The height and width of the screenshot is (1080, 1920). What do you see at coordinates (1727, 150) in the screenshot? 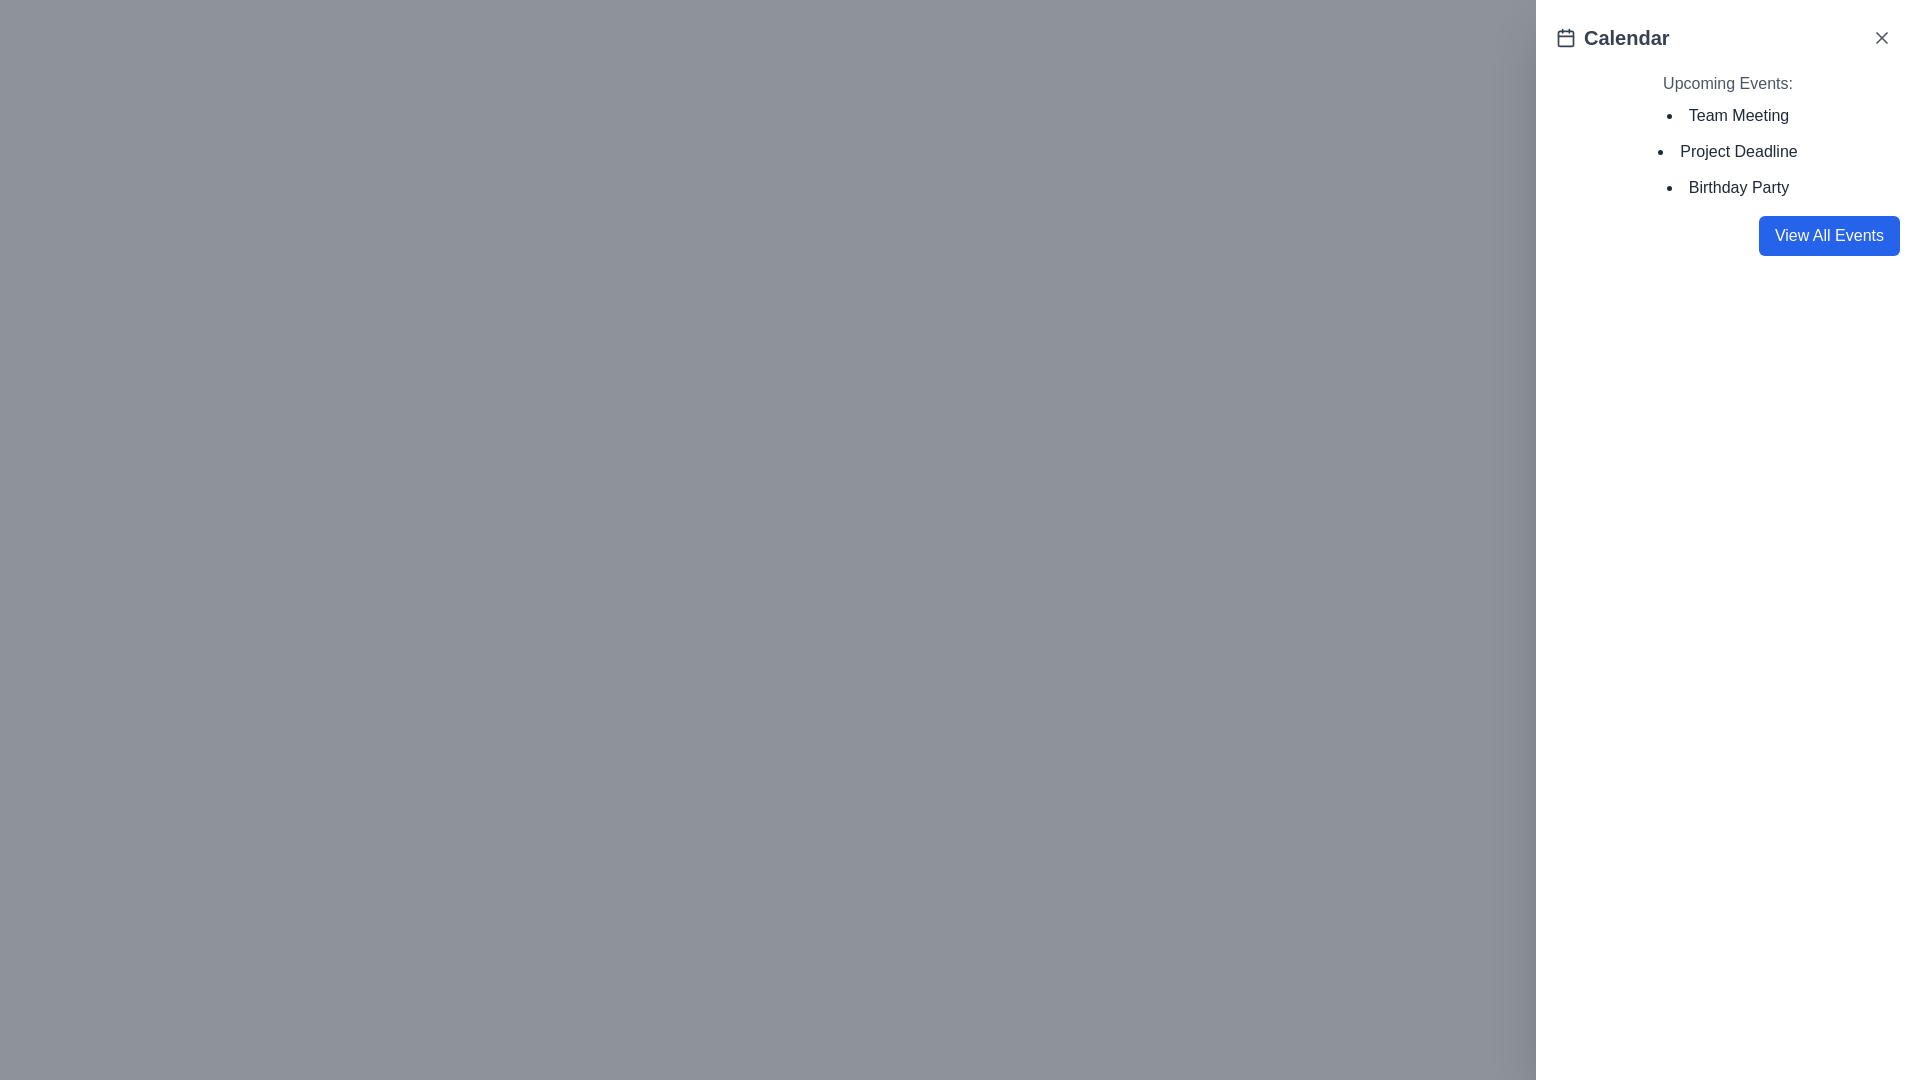
I see `the 'Project Deadline' text label, which is the second item in the list of upcoming events in the sidebar` at bounding box center [1727, 150].